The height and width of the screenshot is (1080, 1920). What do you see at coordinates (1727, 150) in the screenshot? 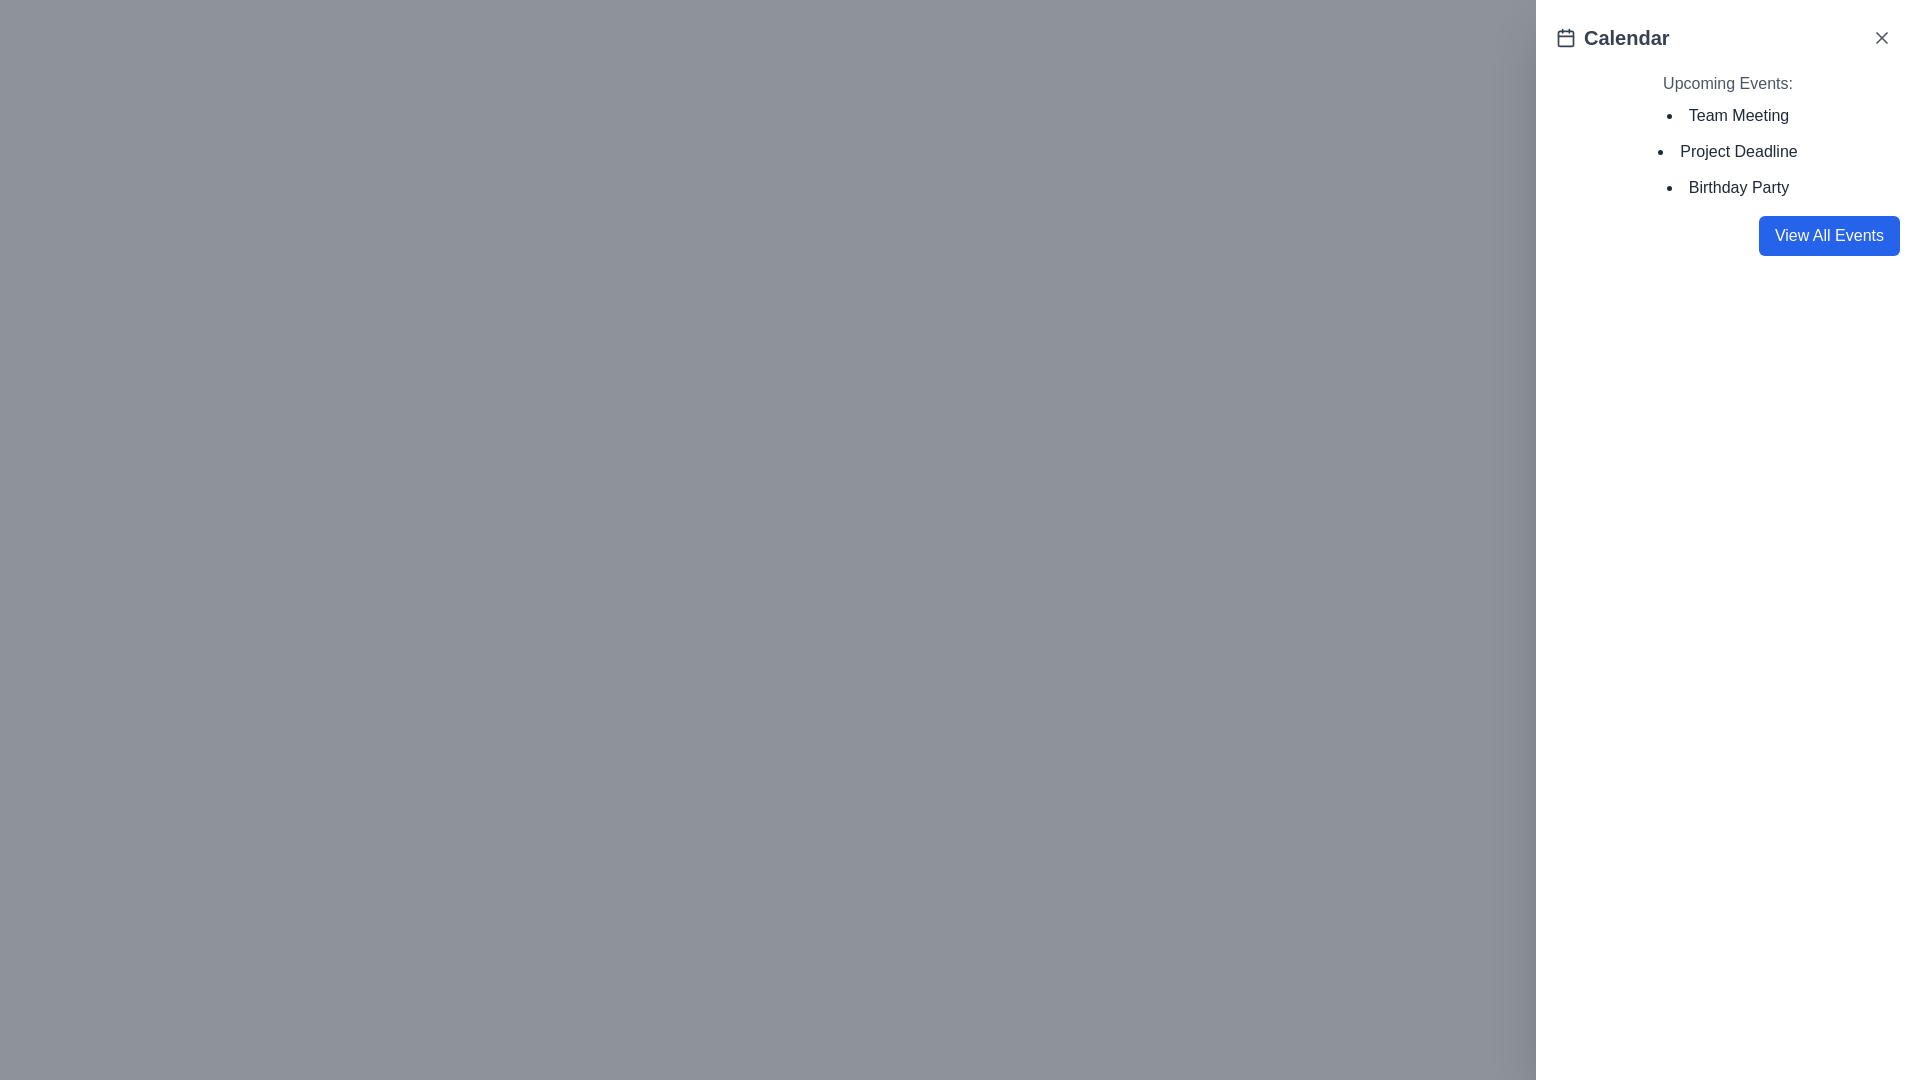
I see `the 'Project Deadline' text label, which is the second item in the list of upcoming events in the sidebar` at bounding box center [1727, 150].